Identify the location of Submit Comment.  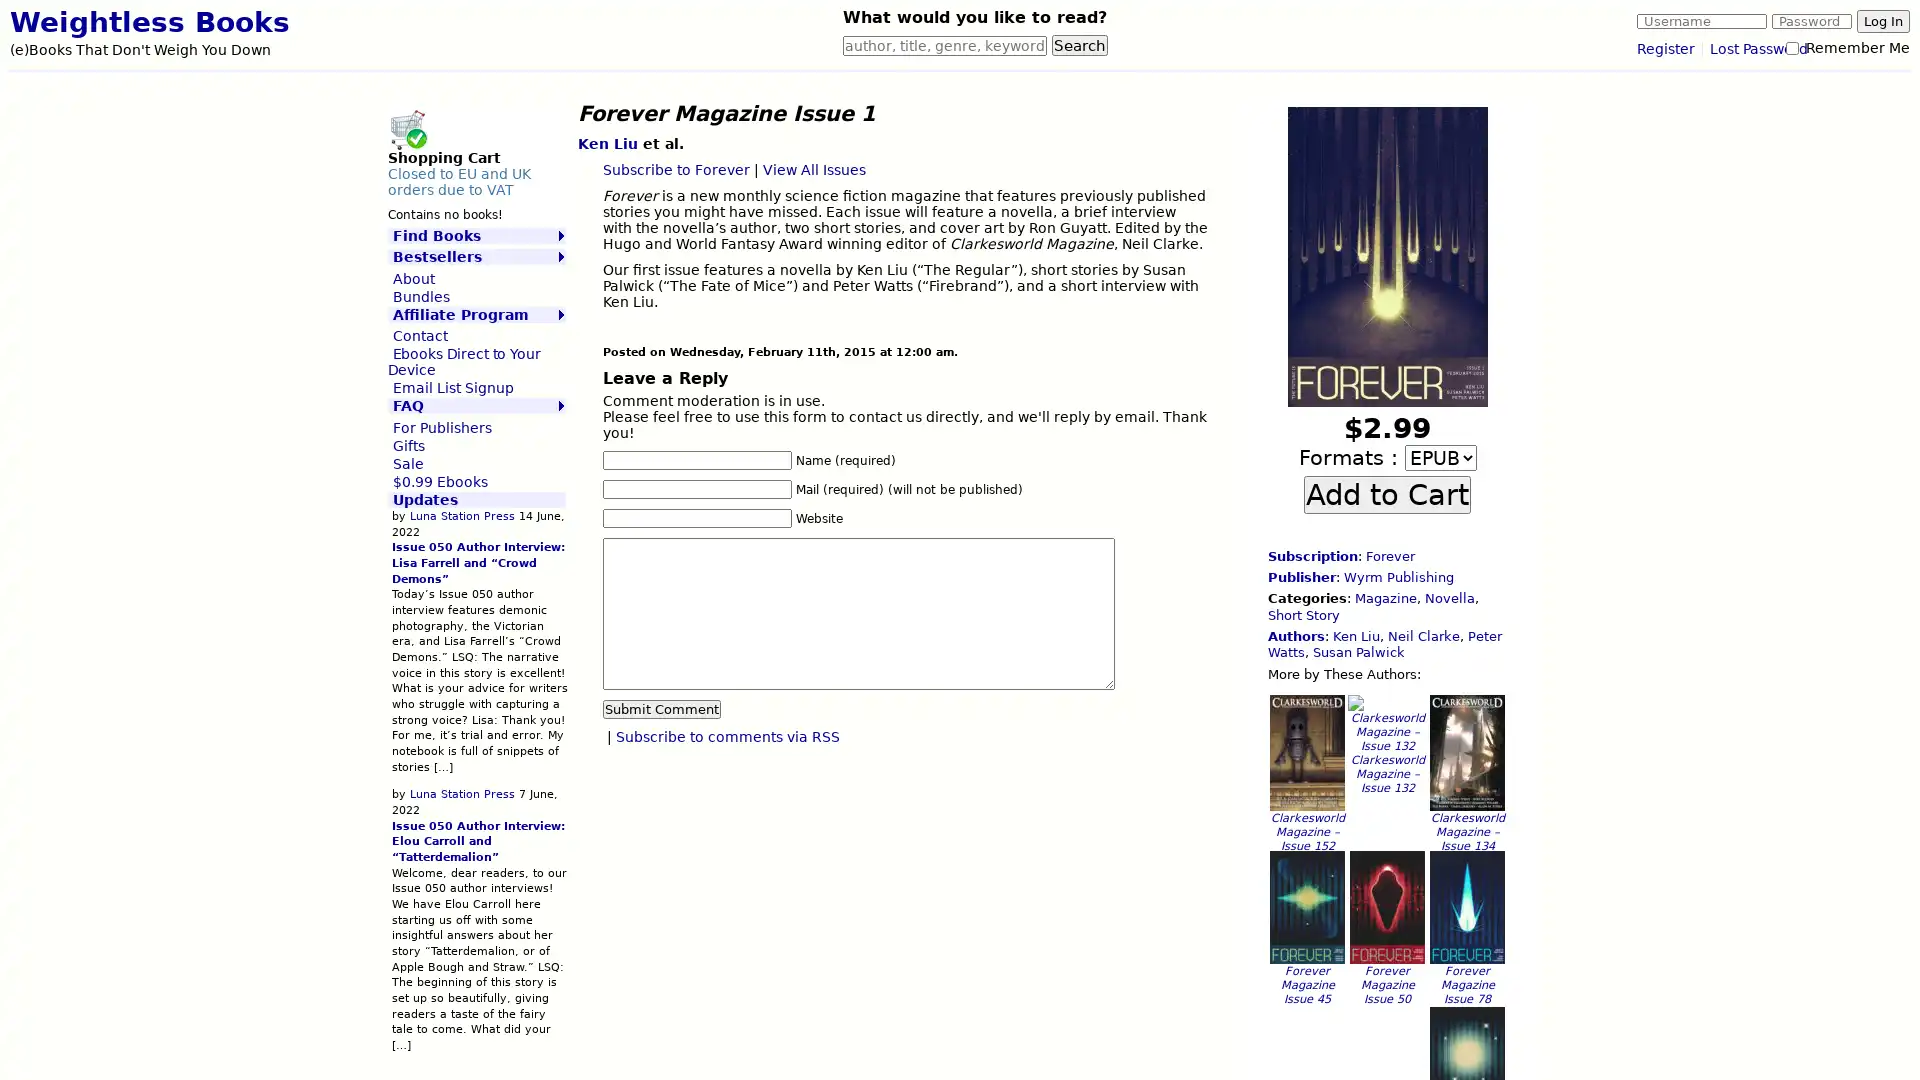
(661, 707).